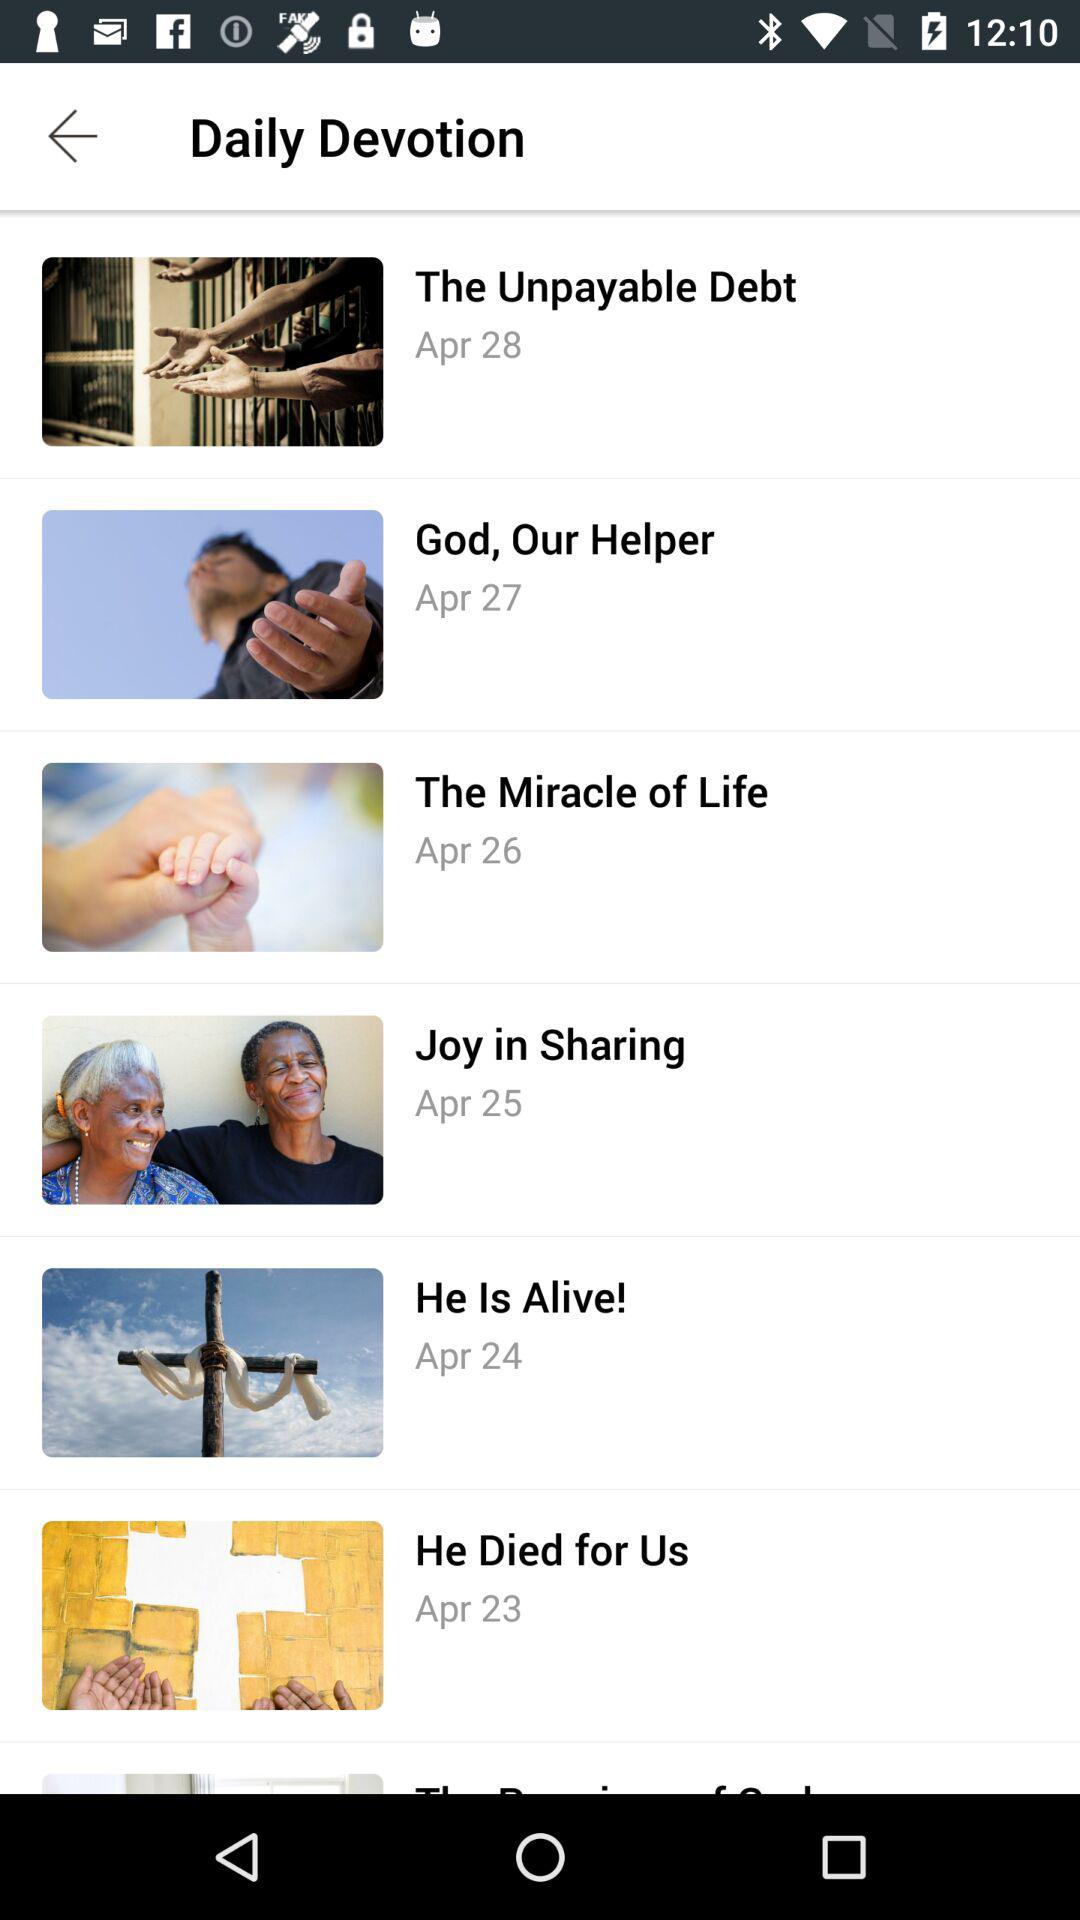  Describe the element at coordinates (519, 1296) in the screenshot. I see `item above apr 24 icon` at that location.